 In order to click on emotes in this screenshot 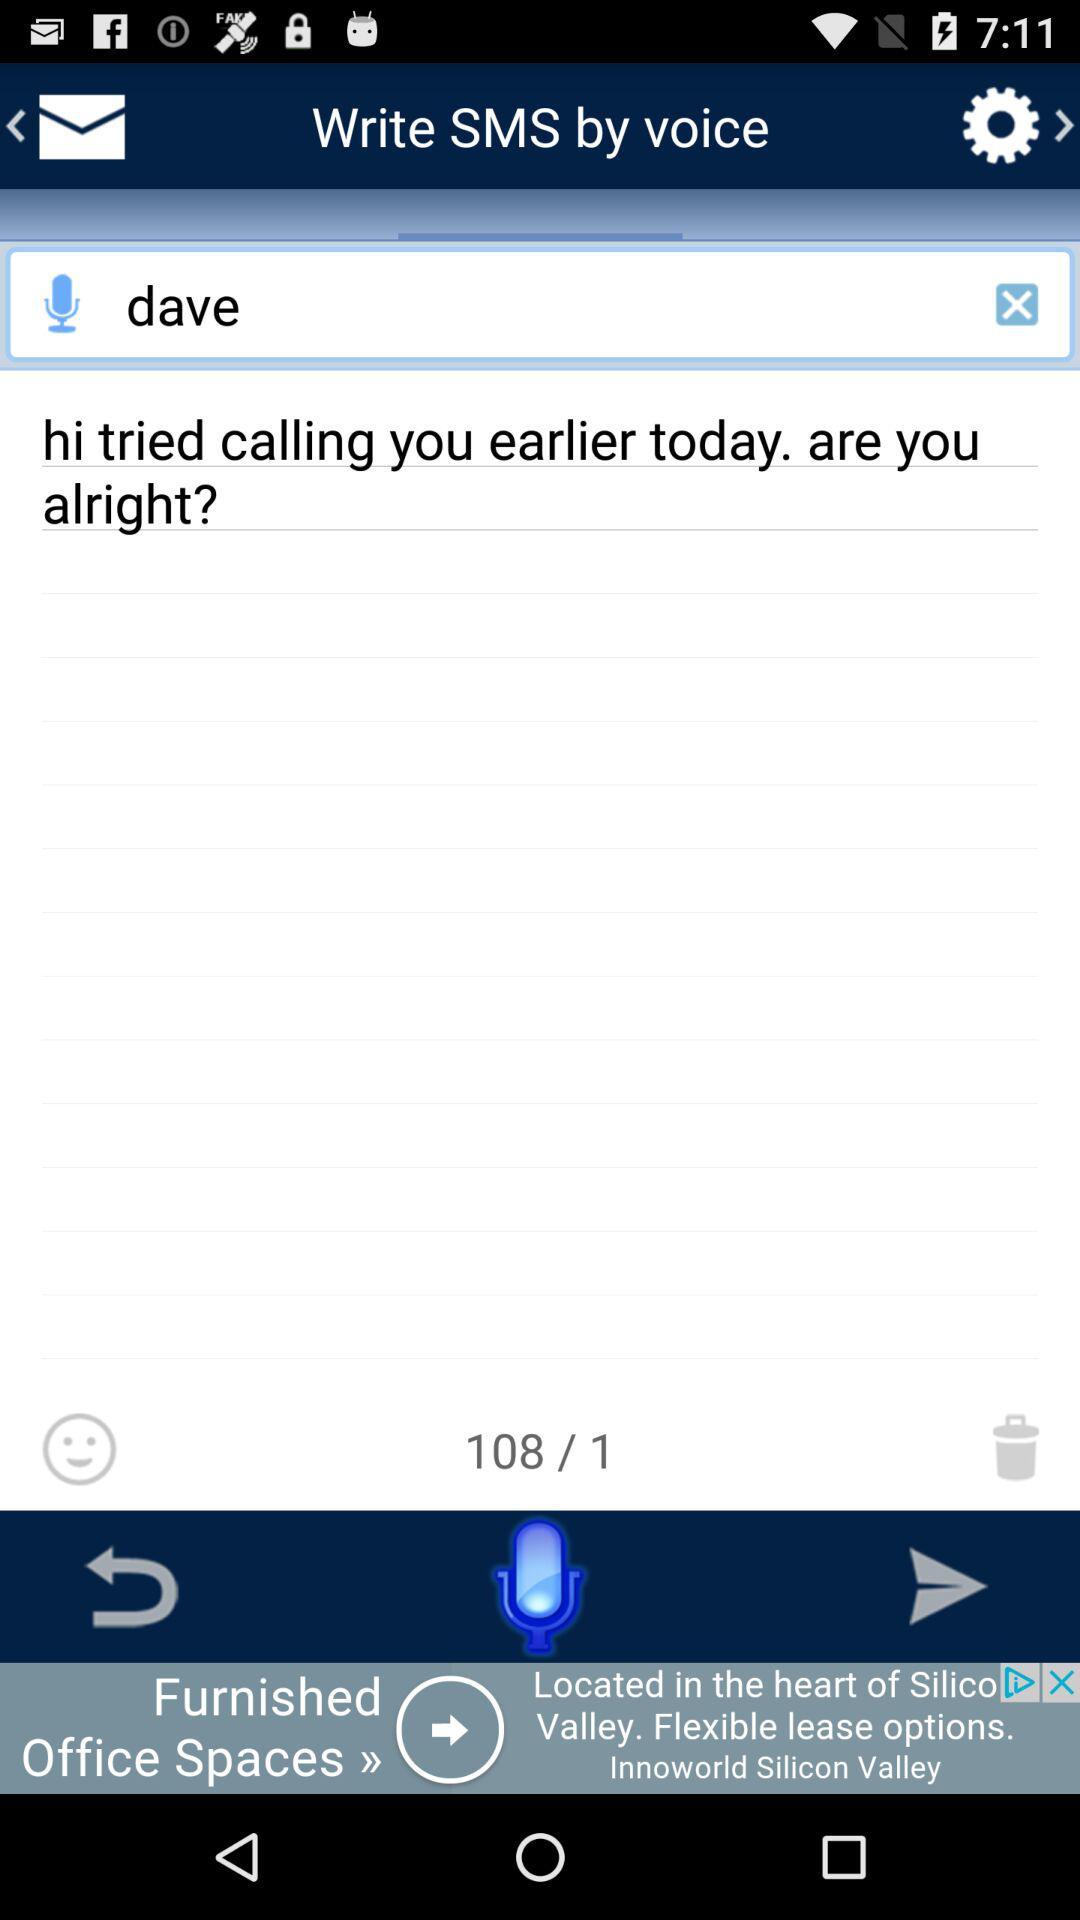, I will do `click(78, 1450)`.